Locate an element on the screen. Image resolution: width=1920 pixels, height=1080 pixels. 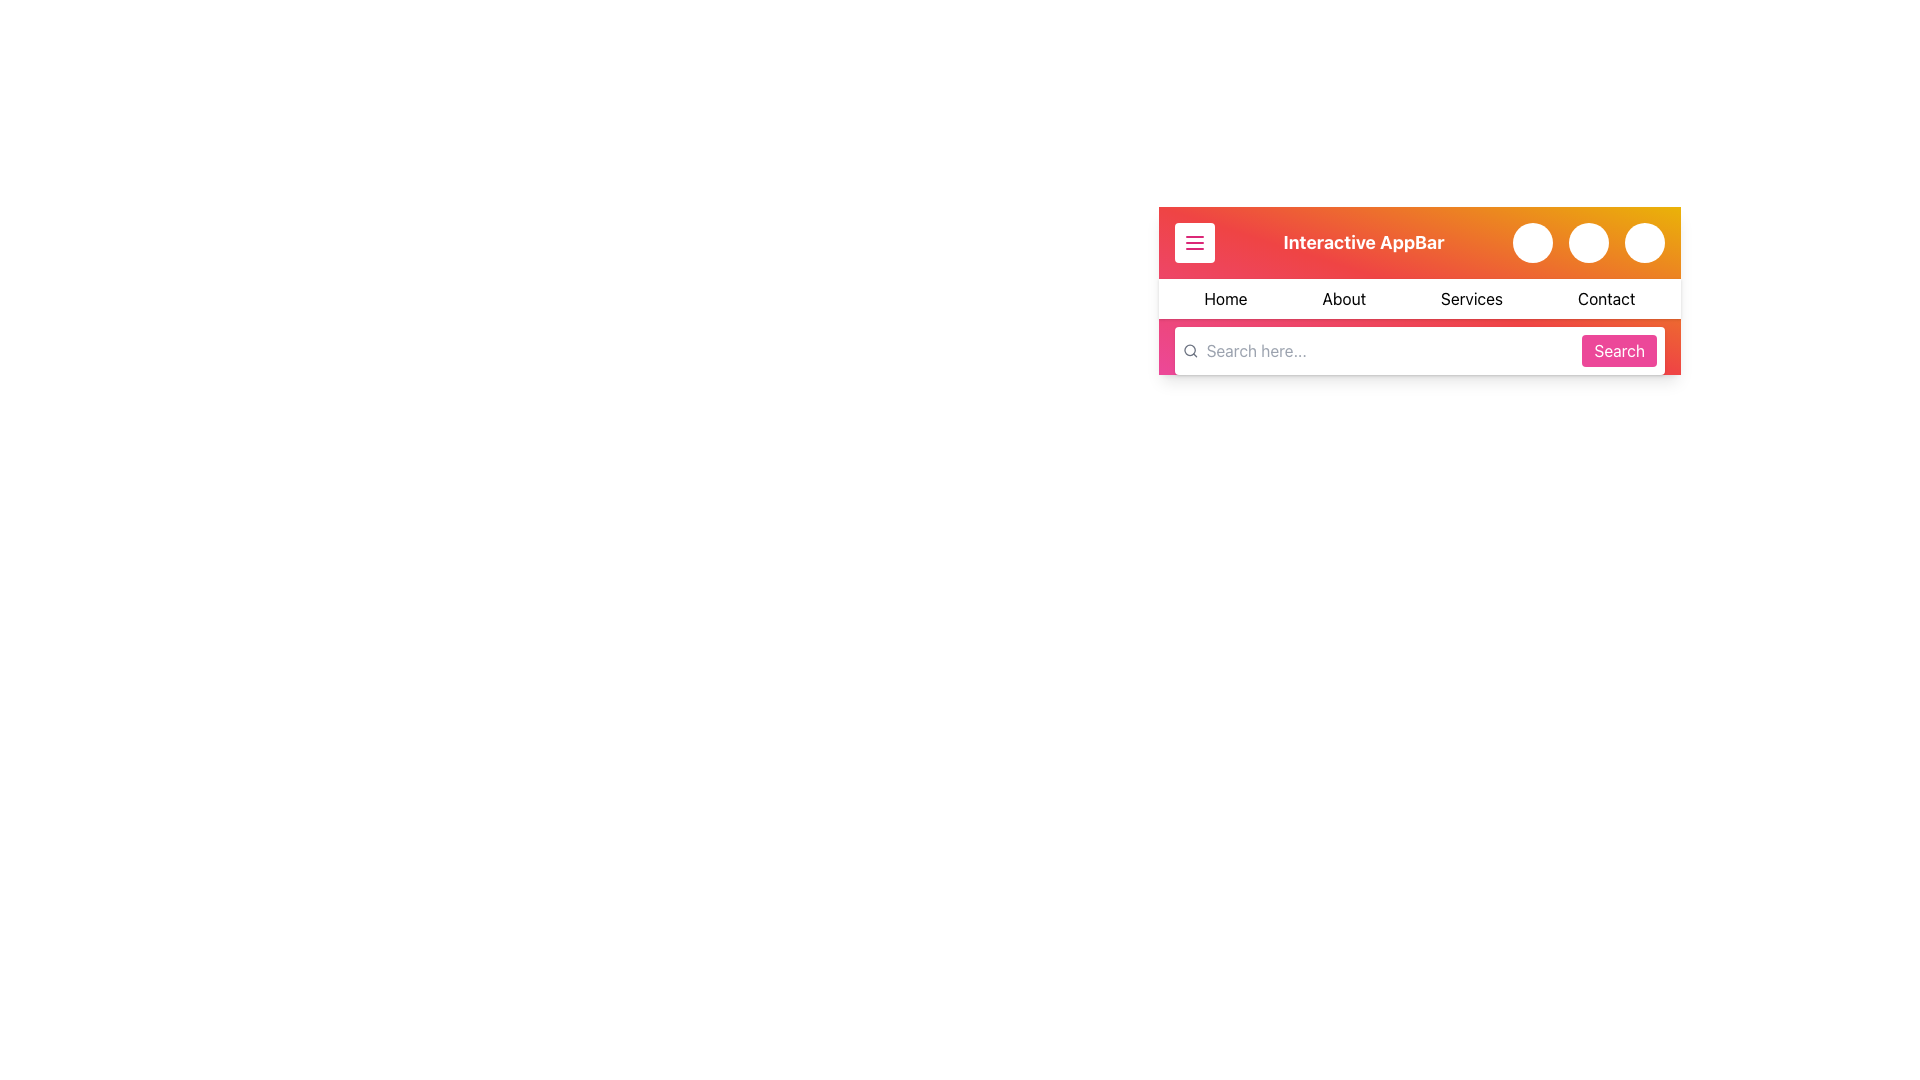
the label or static text element located at the center of the top navigation bar, which identifies the app or website is located at coordinates (1362, 242).